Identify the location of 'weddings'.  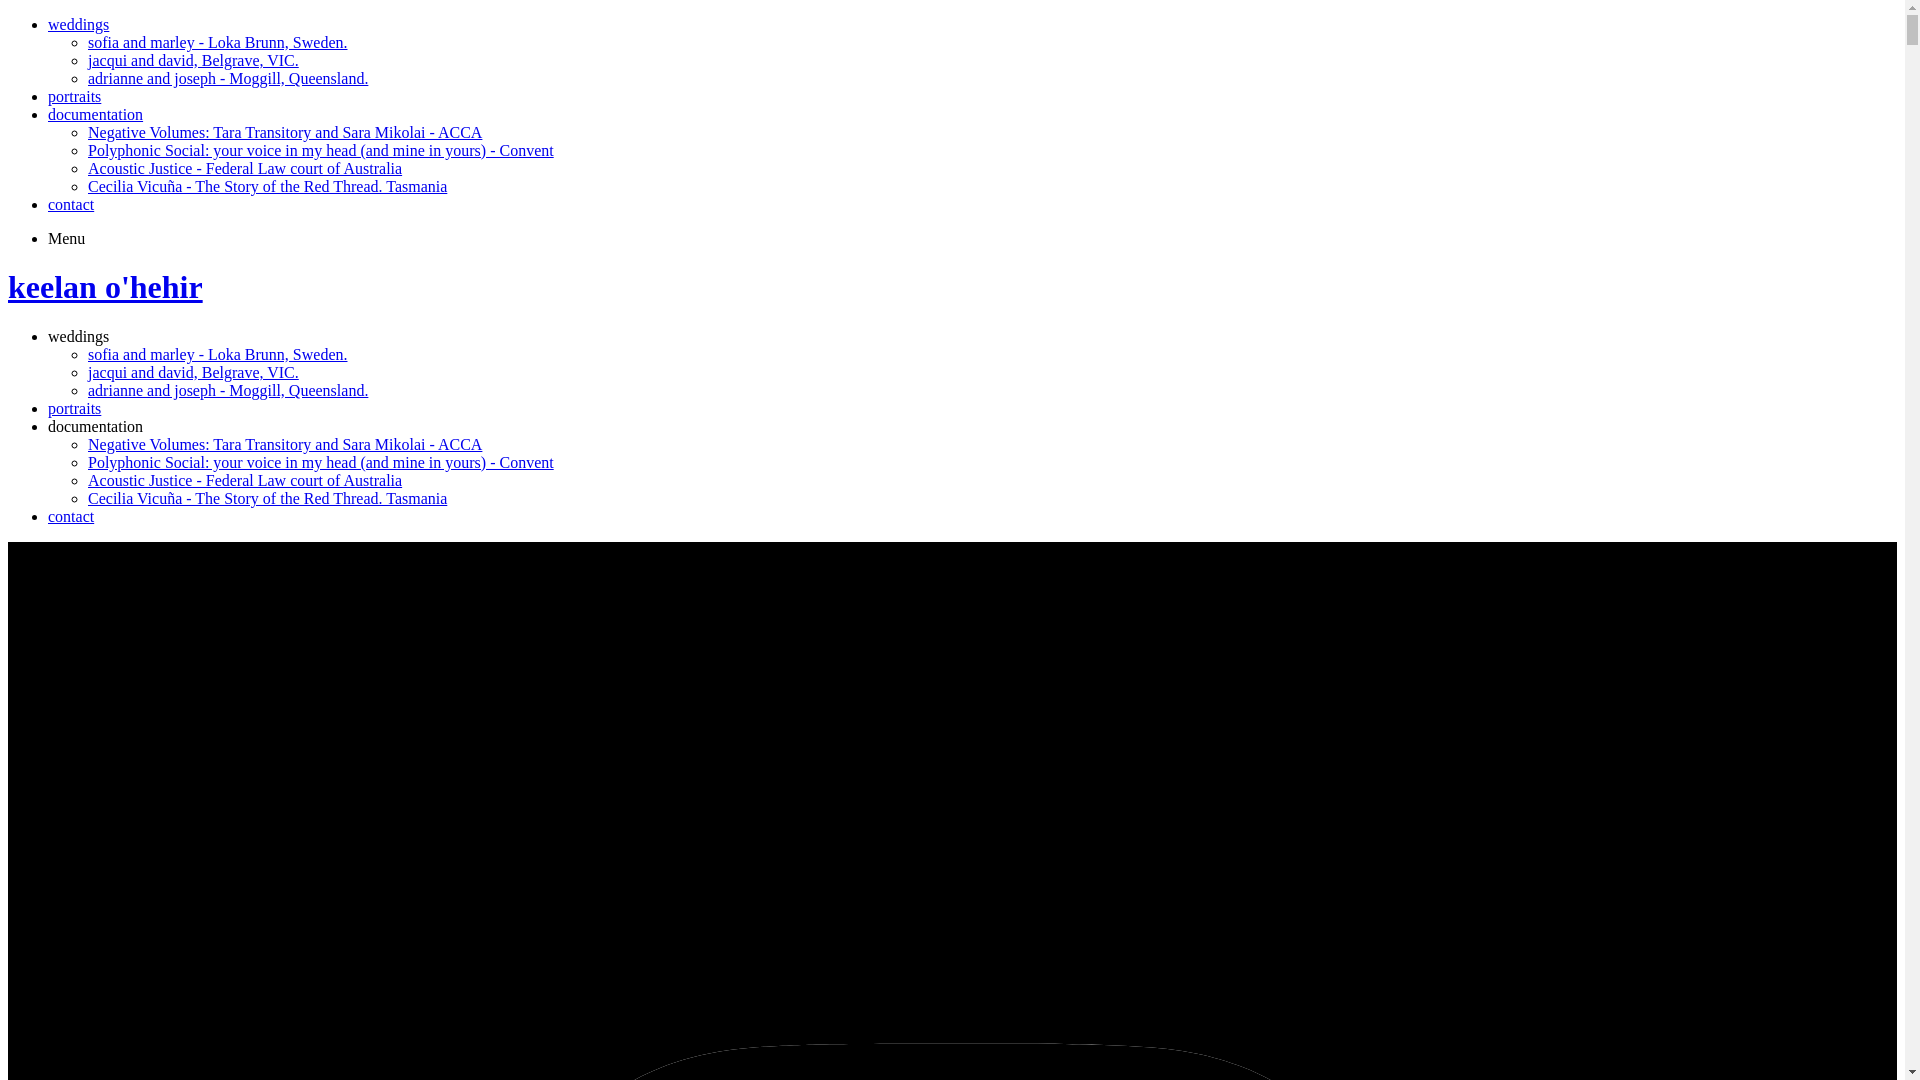
(78, 24).